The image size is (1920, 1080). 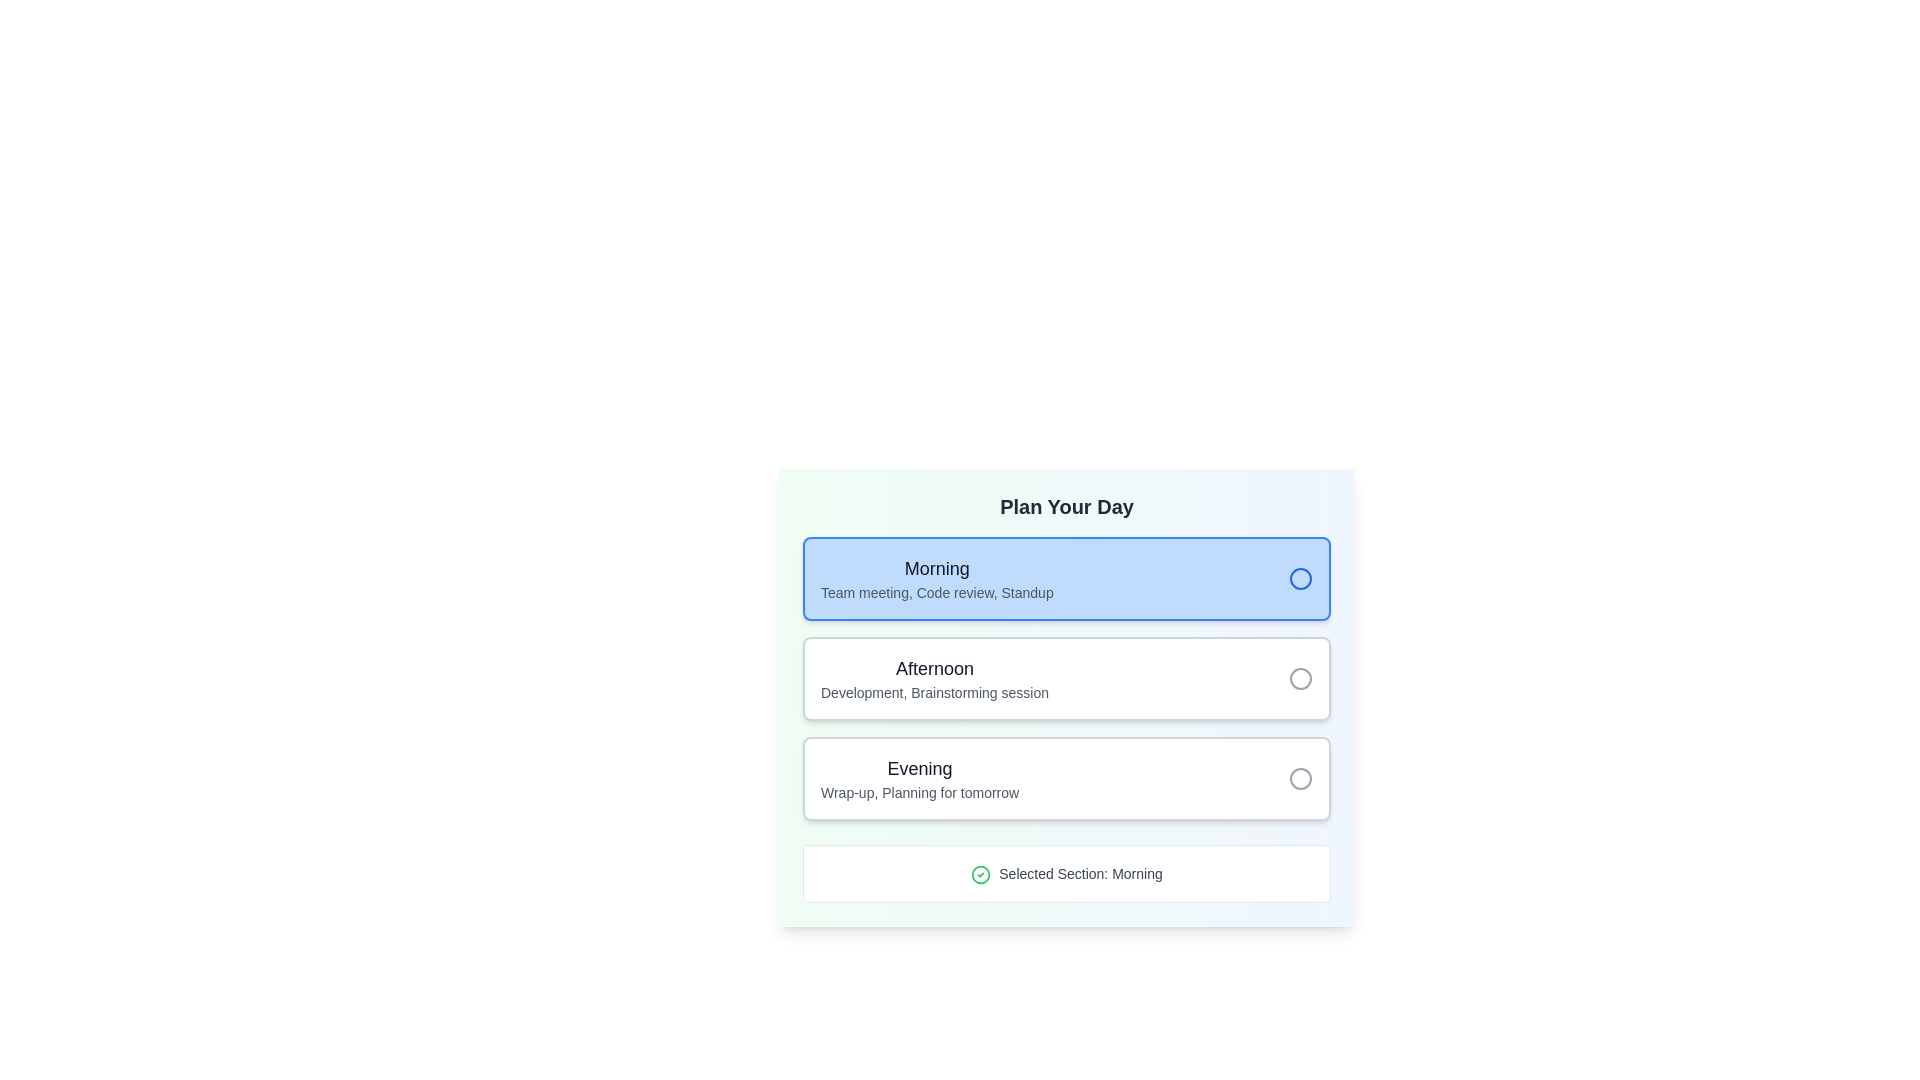 I want to click on the radio button selection indicator for the 'Morning' section, so click(x=1300, y=578).